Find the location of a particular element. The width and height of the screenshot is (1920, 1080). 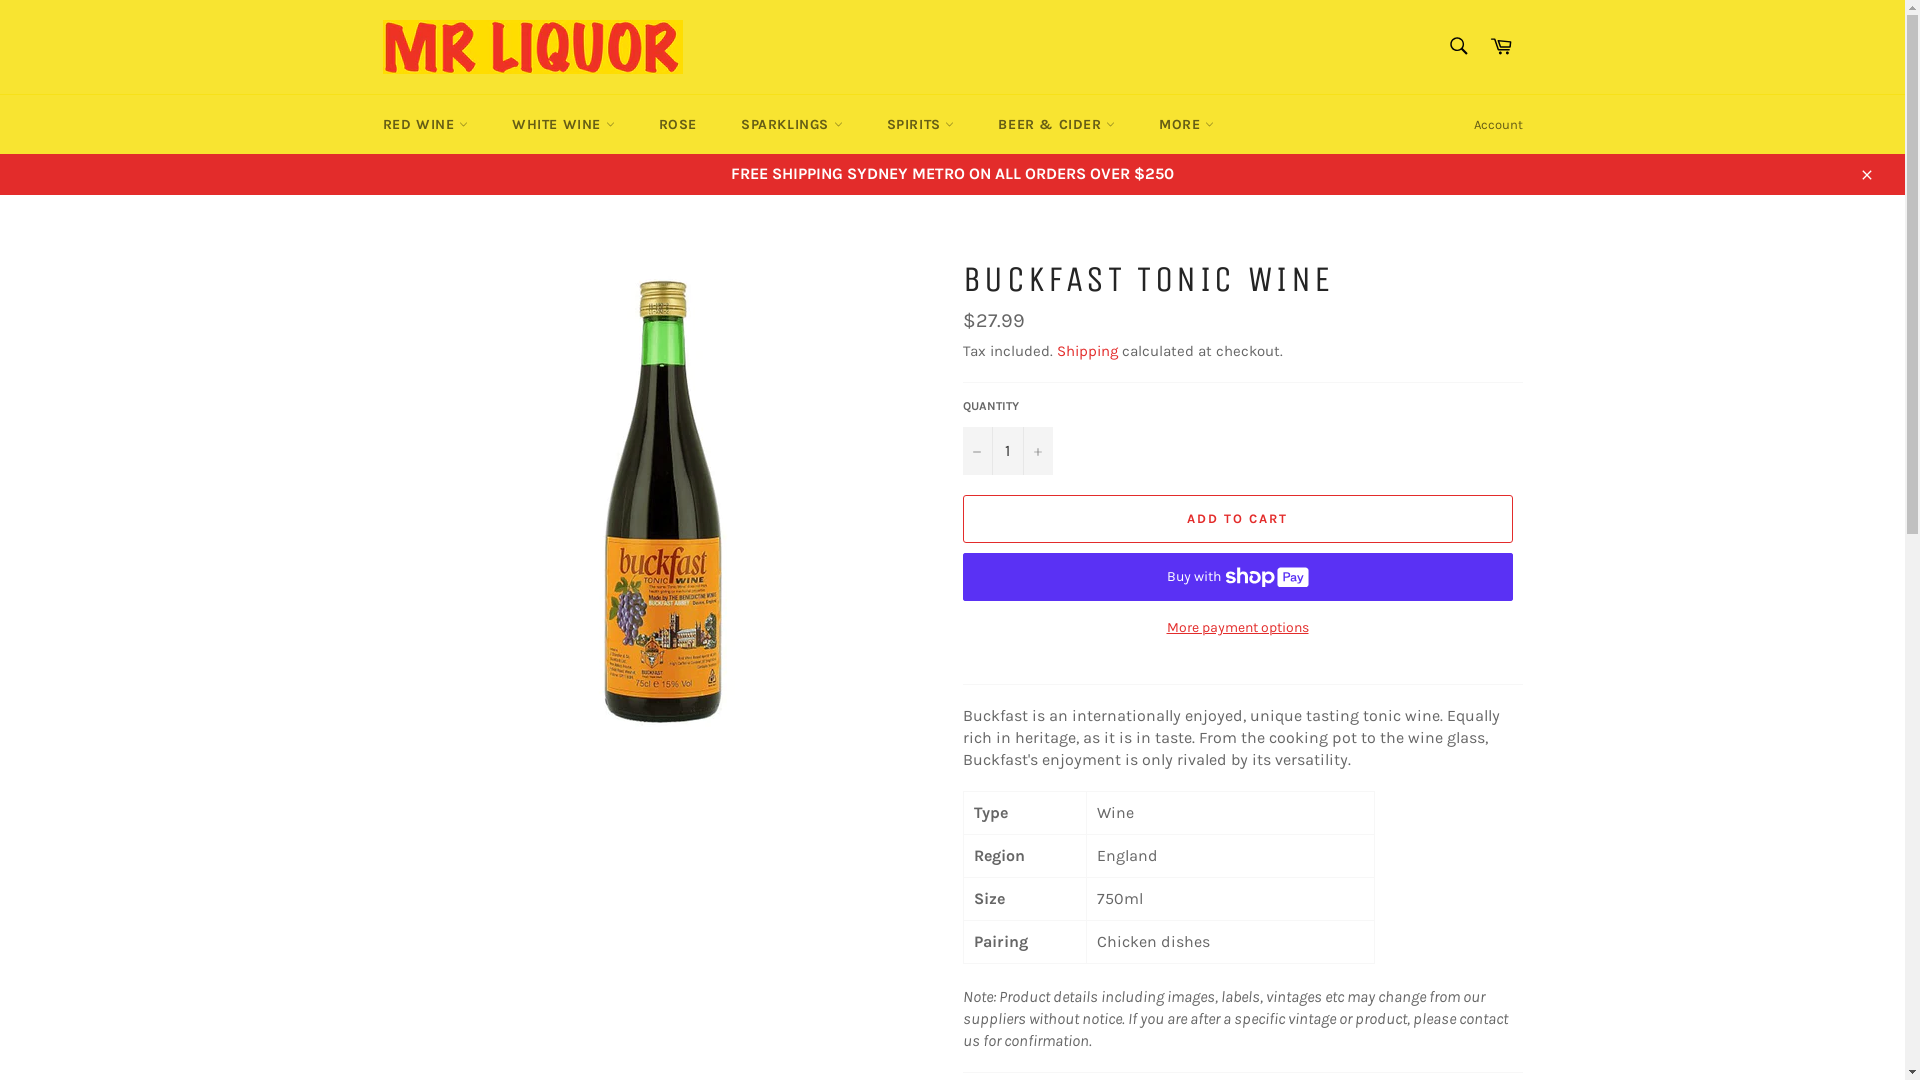

'More payment options' is located at coordinates (1236, 626).